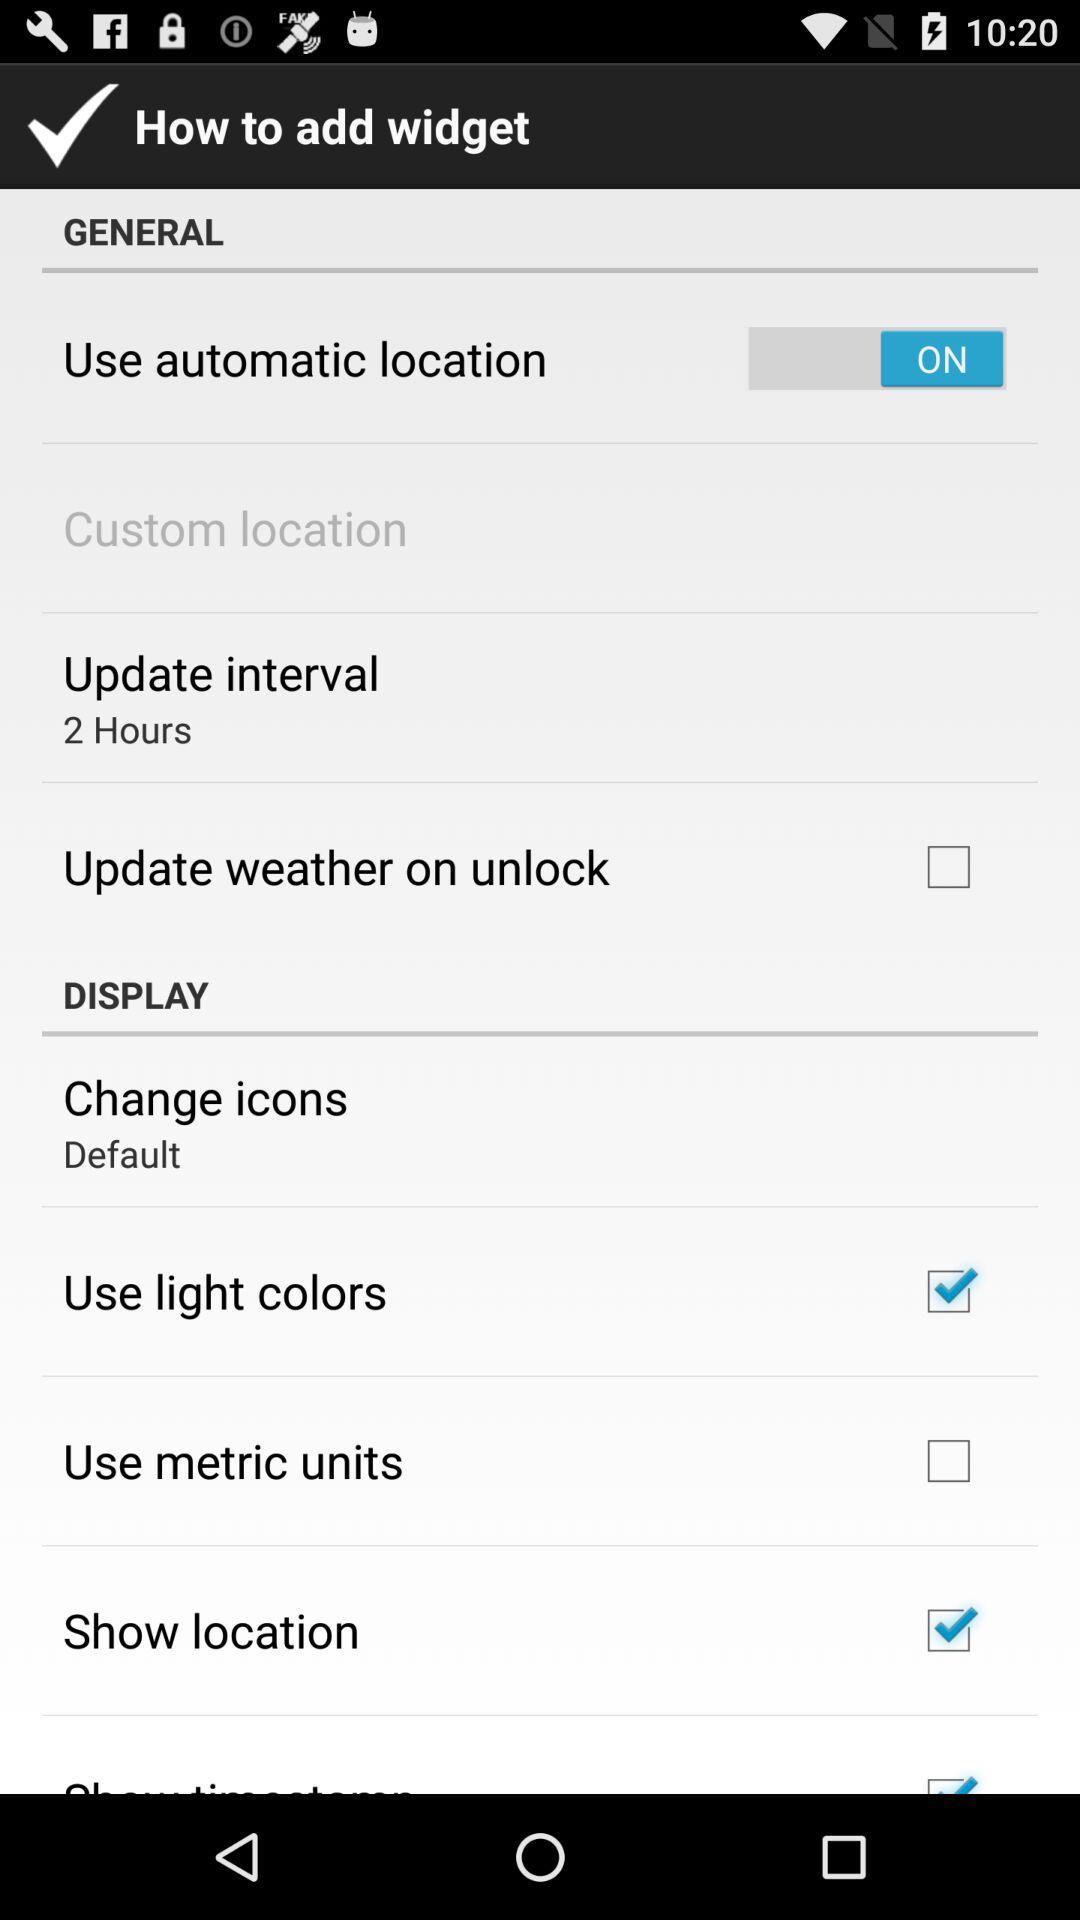 This screenshot has height=1920, width=1080. I want to click on the display app, so click(540, 994).